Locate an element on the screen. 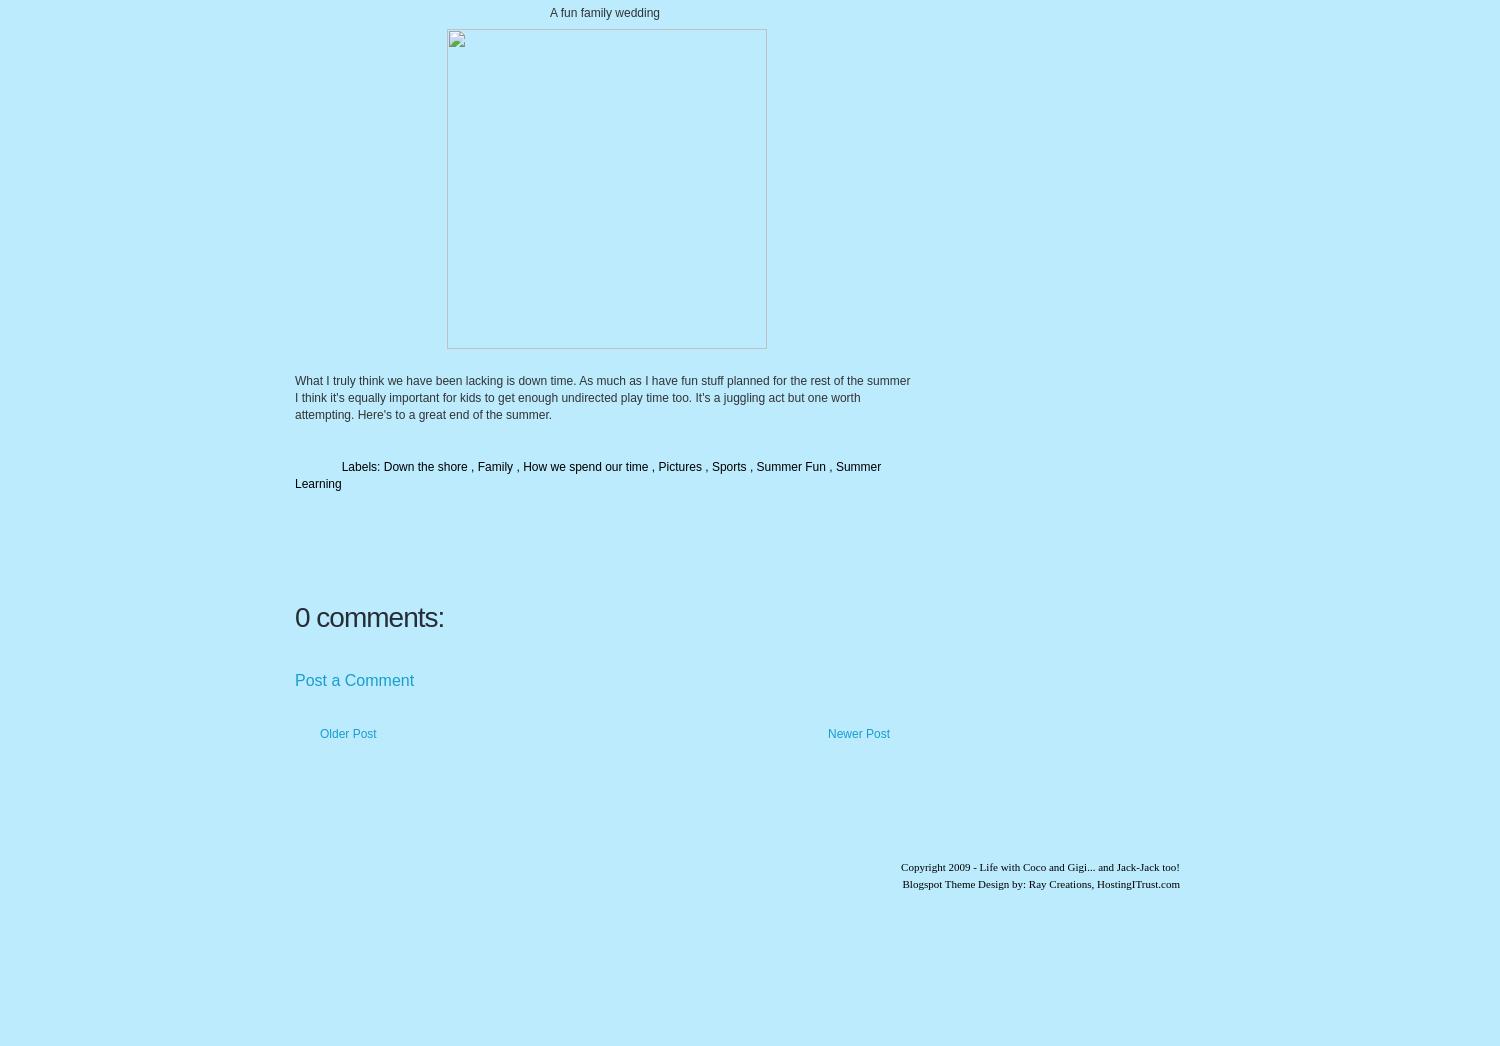 This screenshot has width=1500, height=1046. 'Blogspot Theme' is located at coordinates (938, 882).